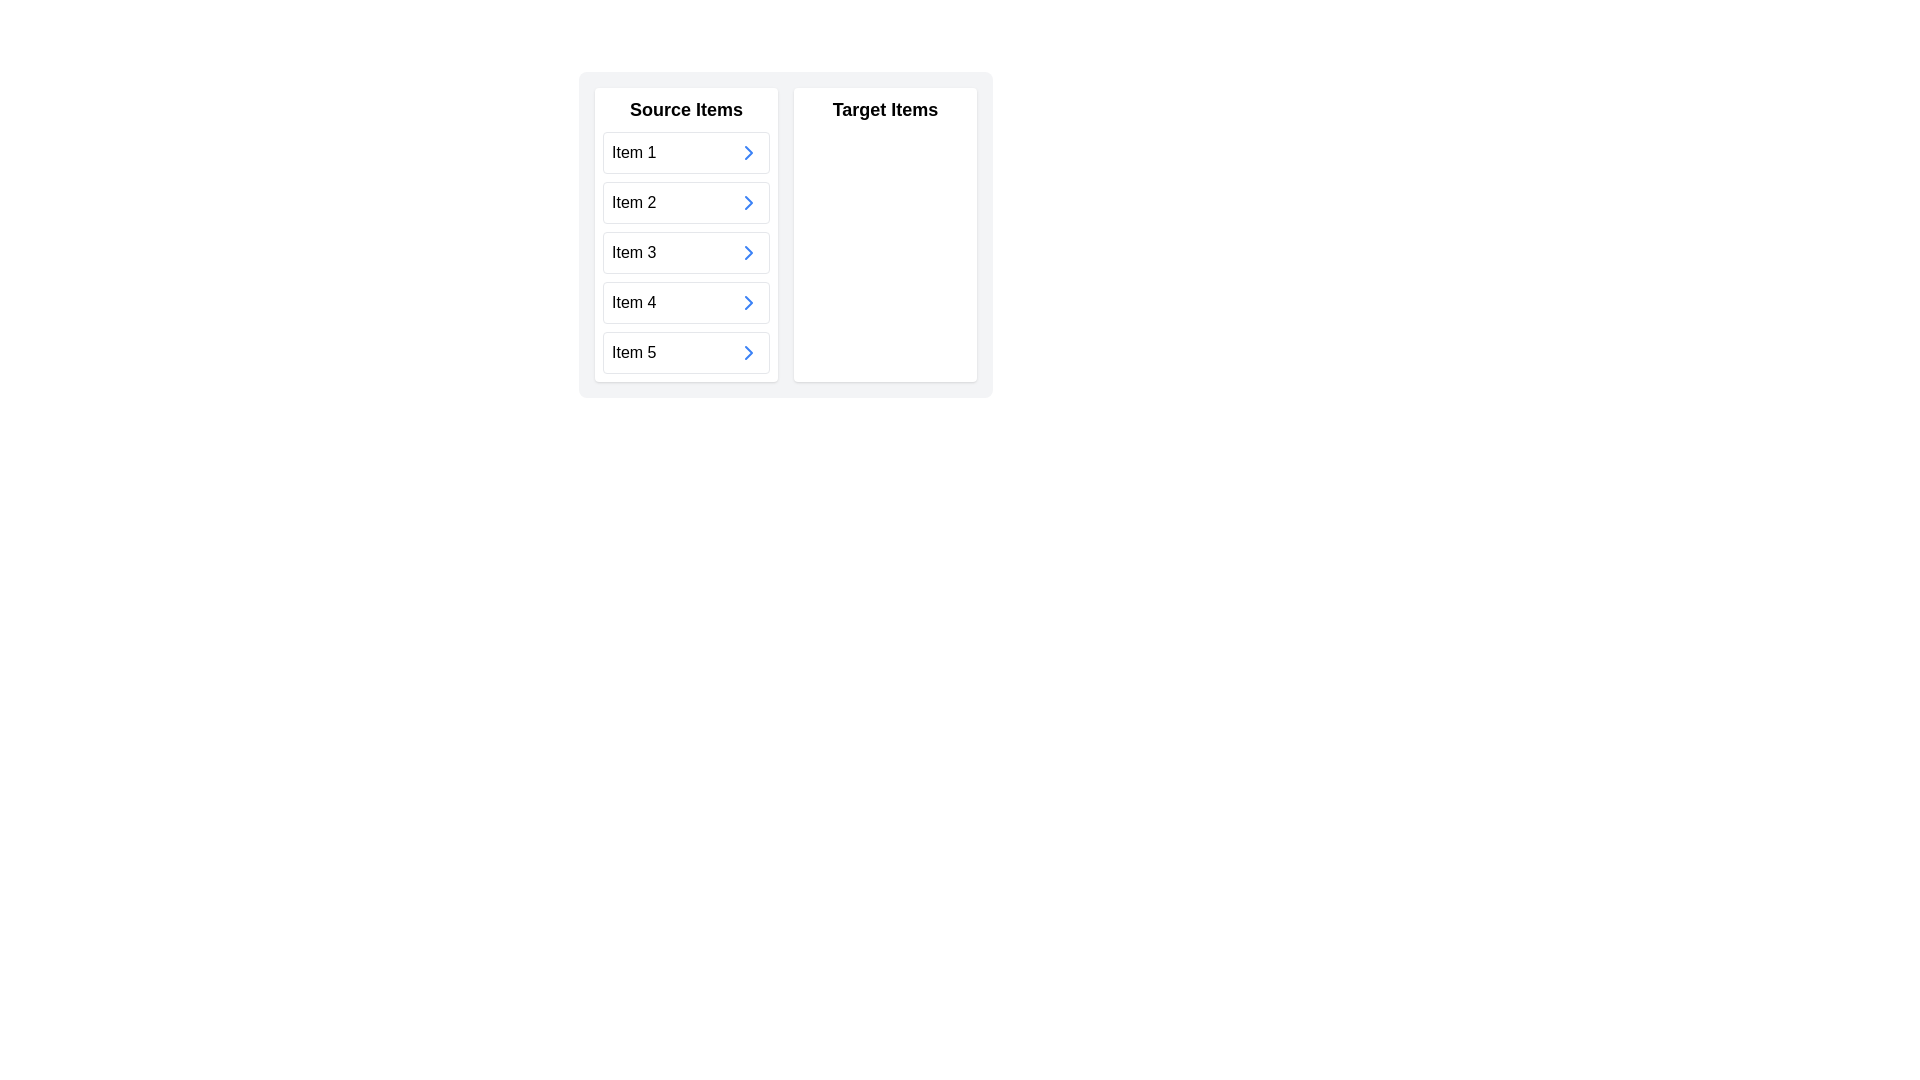 The height and width of the screenshot is (1080, 1920). Describe the element at coordinates (686, 203) in the screenshot. I see `the second item in the 'Source Items' list on the left side of the interface` at that location.